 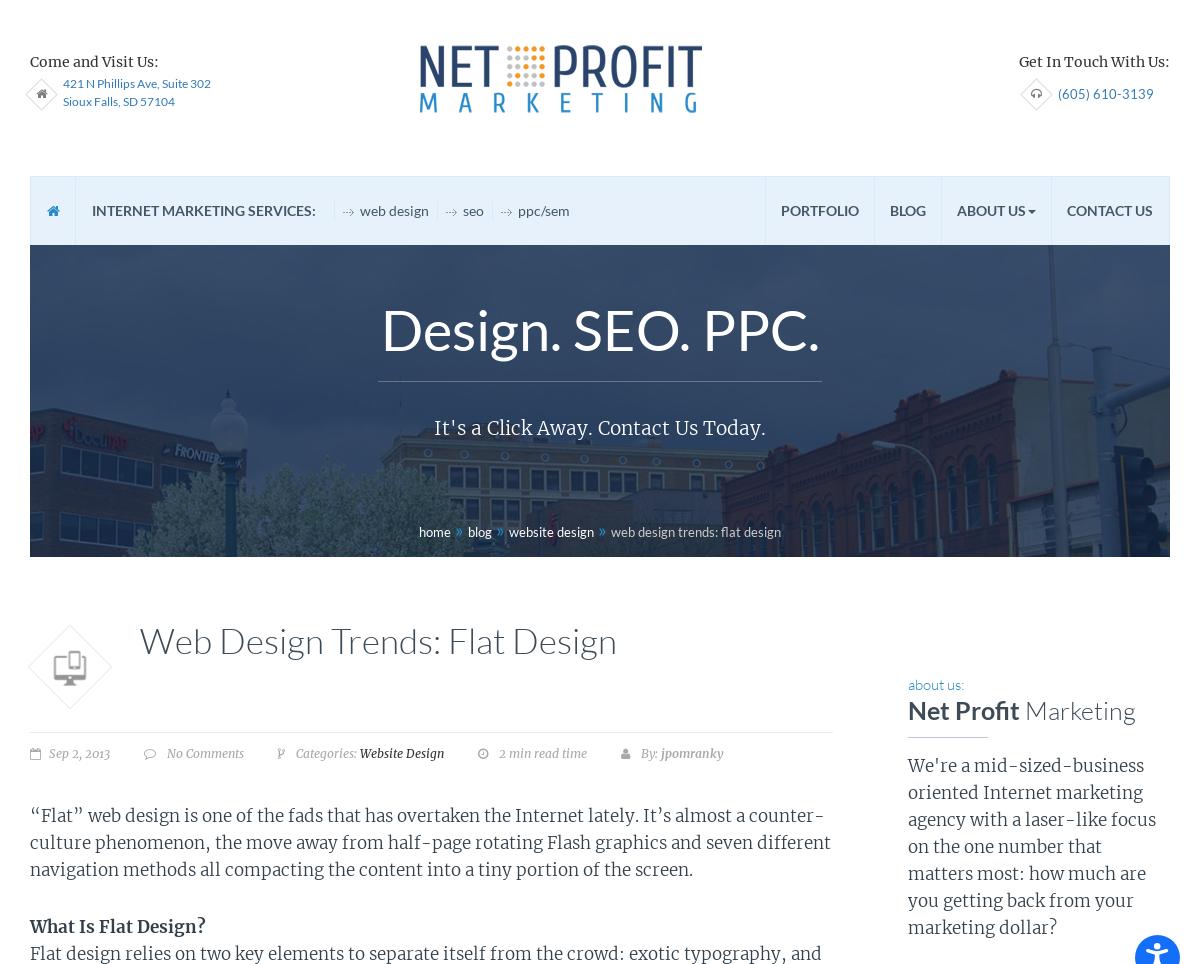 What do you see at coordinates (935, 682) in the screenshot?
I see `'about us:'` at bounding box center [935, 682].